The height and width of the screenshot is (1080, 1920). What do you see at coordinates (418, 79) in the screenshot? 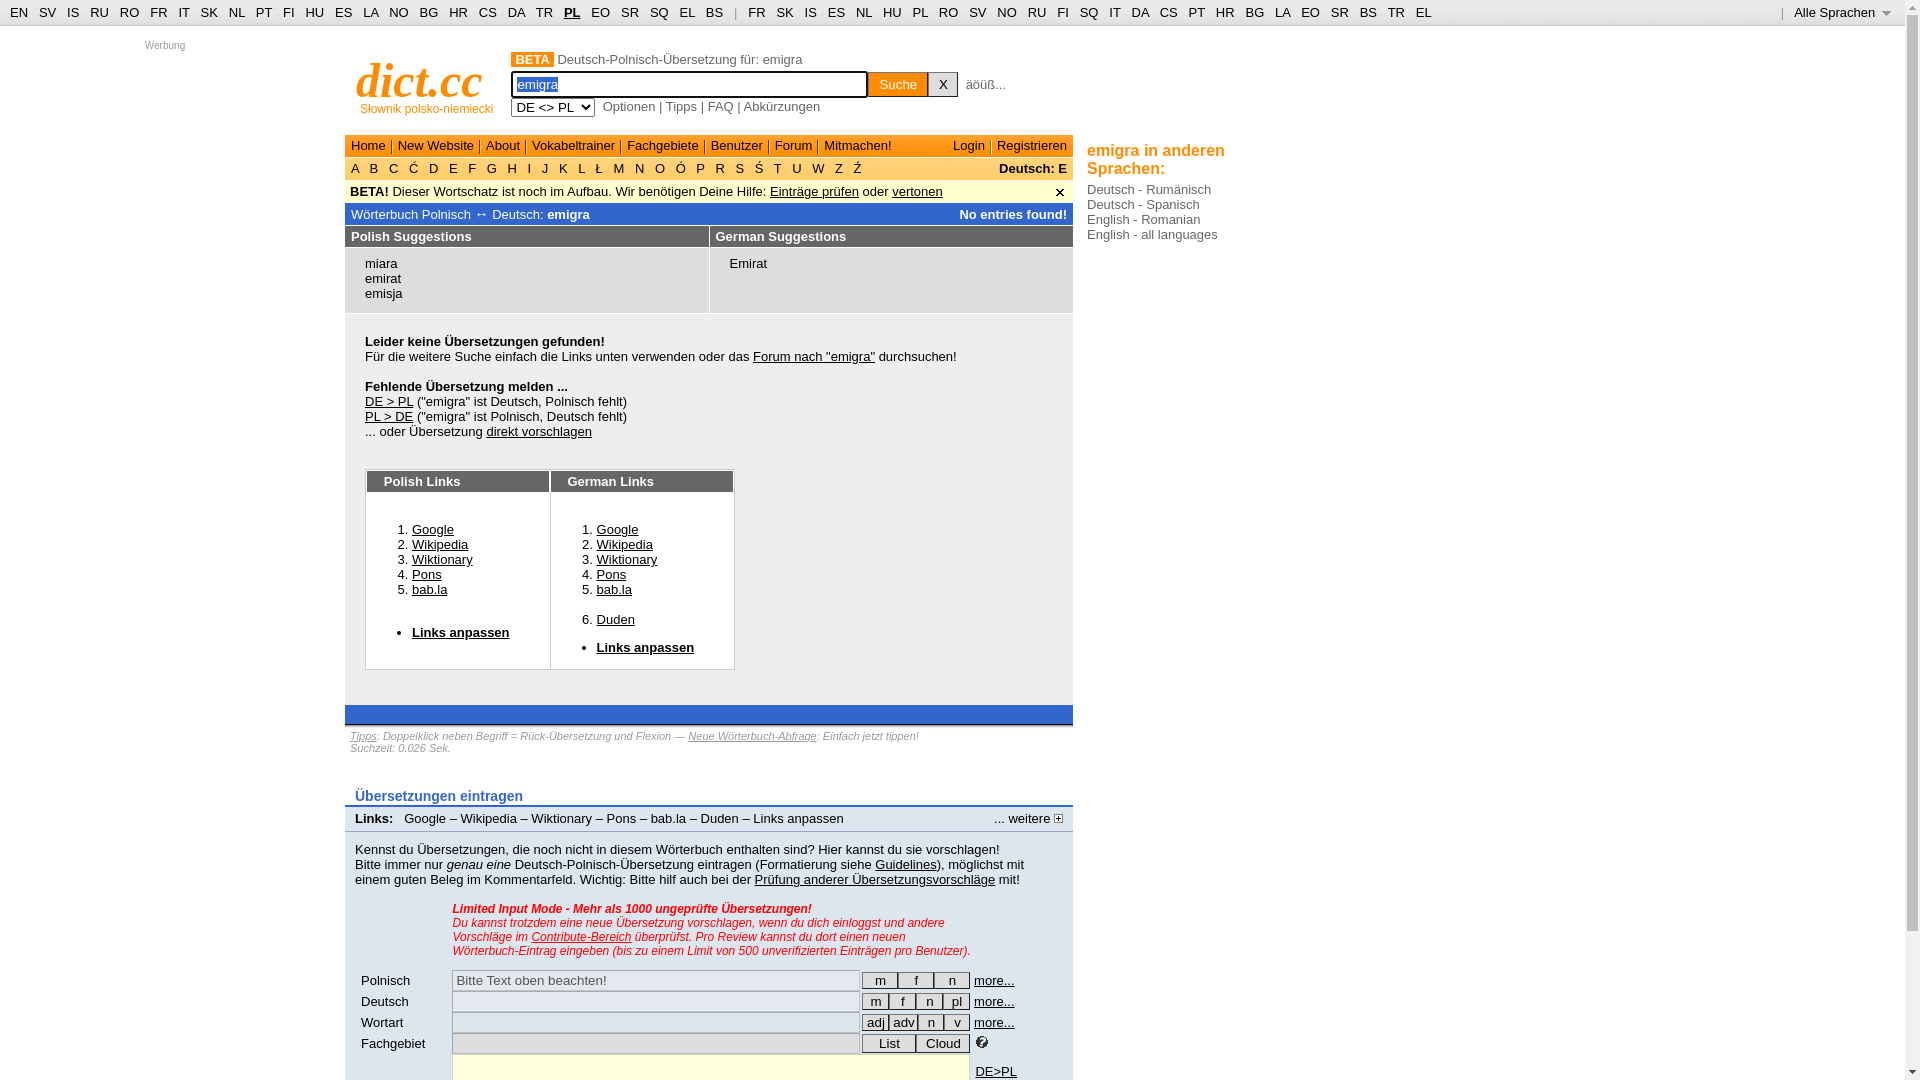
I see `'dict.cc'` at bounding box center [418, 79].